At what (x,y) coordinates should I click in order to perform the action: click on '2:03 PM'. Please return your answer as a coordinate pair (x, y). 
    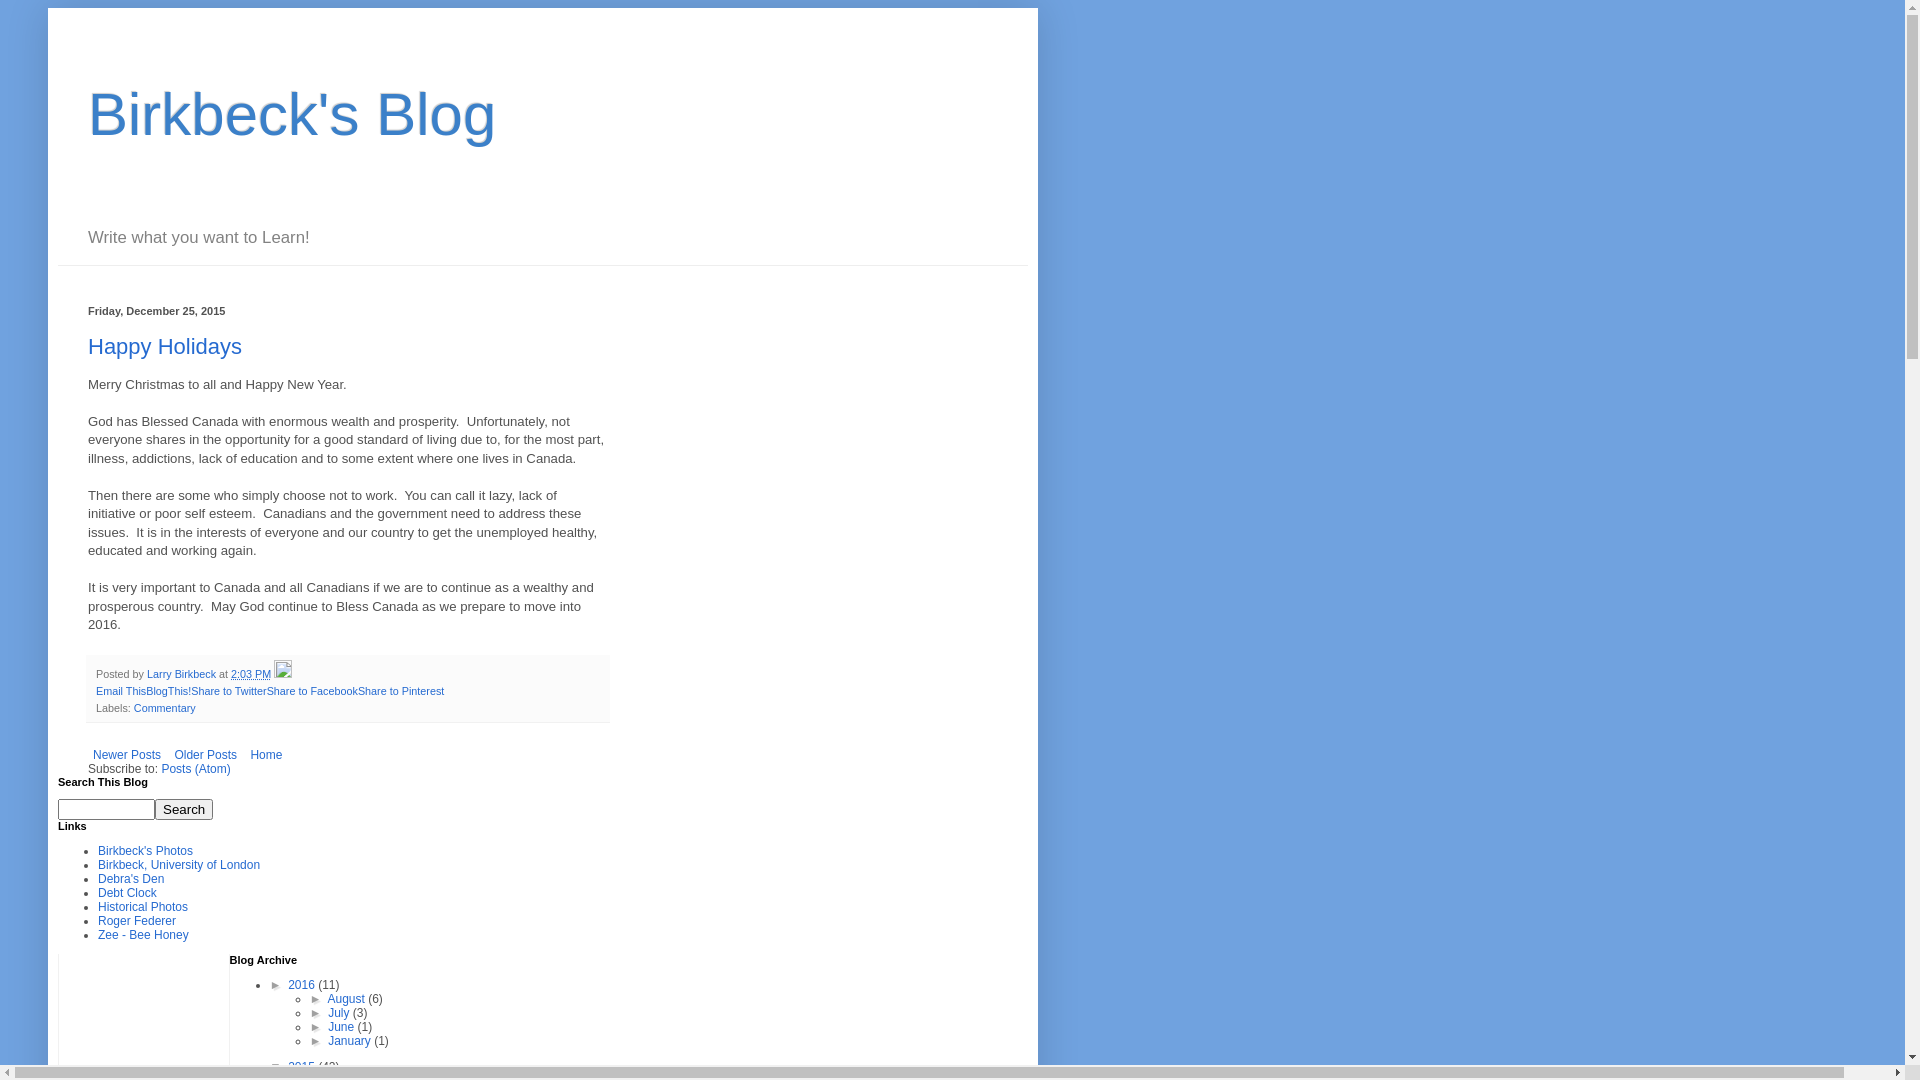
    Looking at the image, I should click on (249, 674).